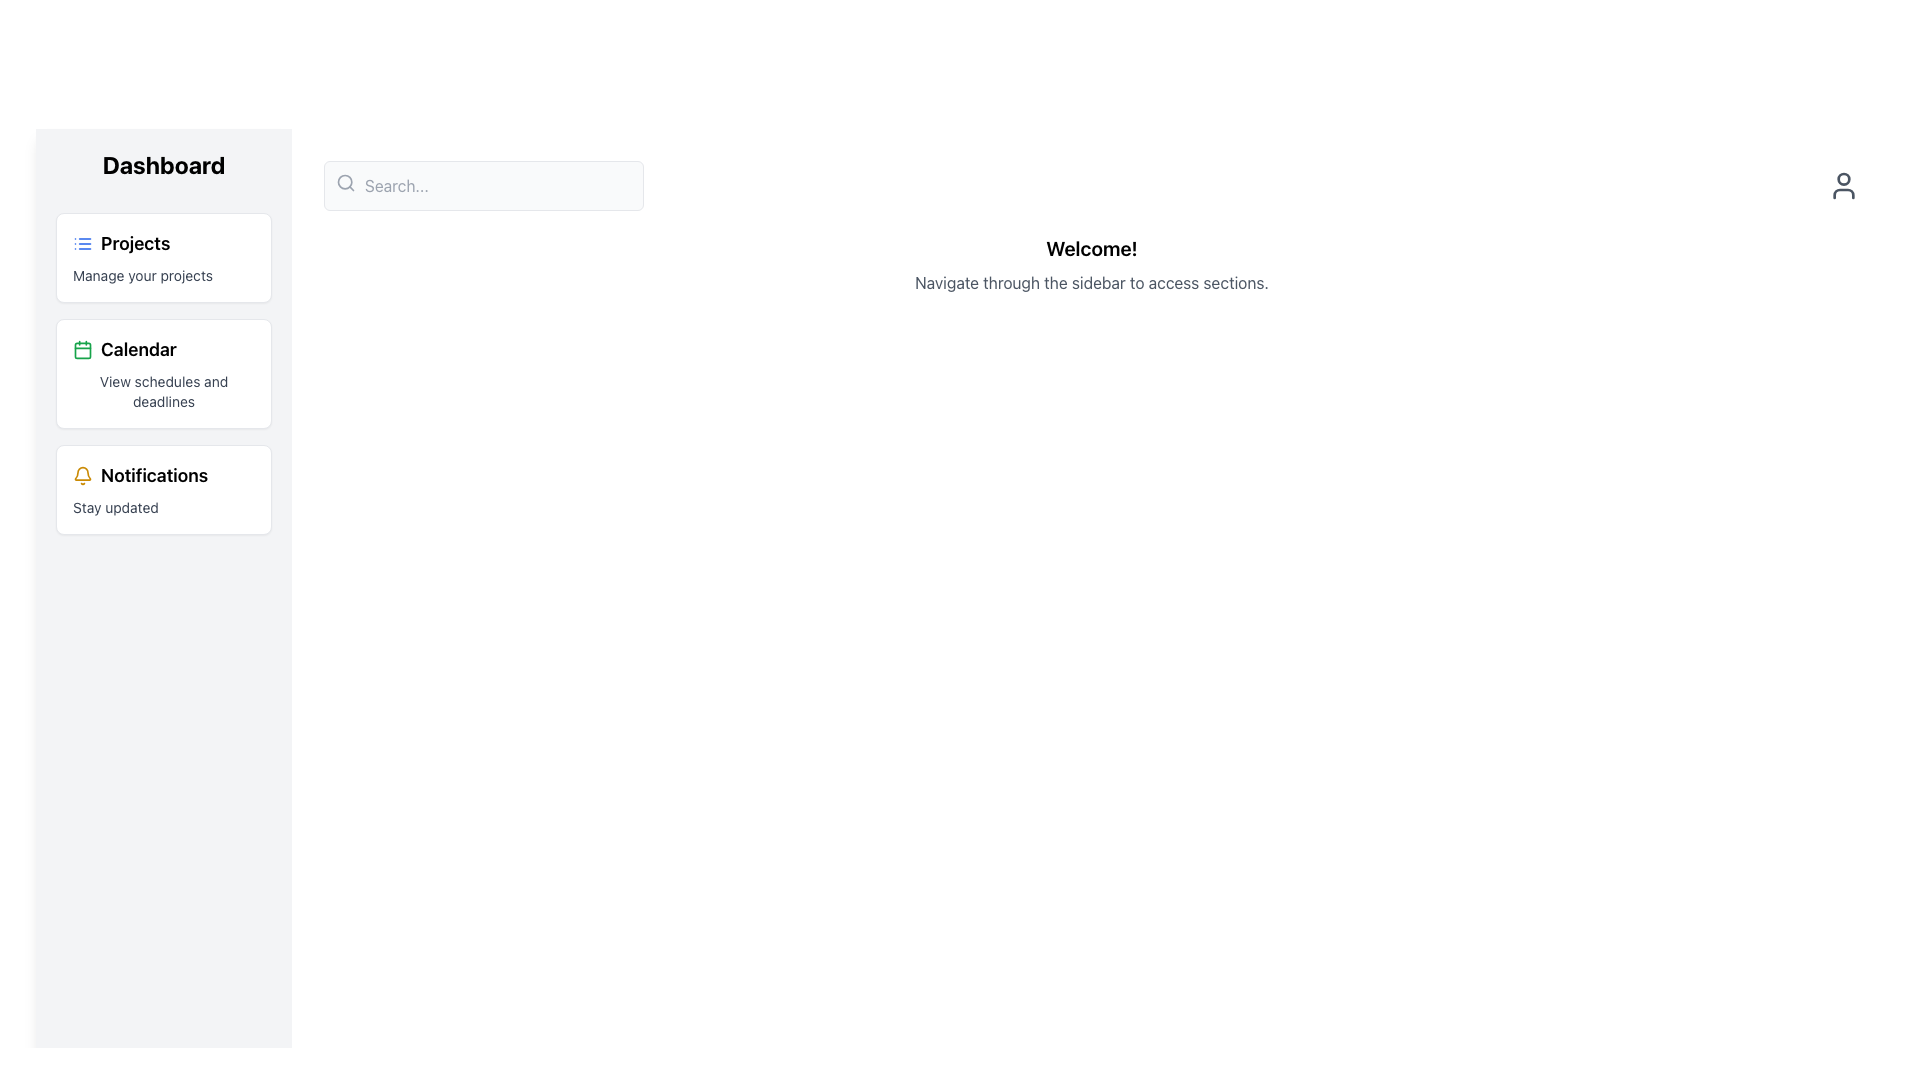 The width and height of the screenshot is (1920, 1080). I want to click on the 'Calendar' Navigation Label, which is the second item in the sidebar under the 'Dashboard' header, displaying a green calendar icon and bold text, so click(123, 349).